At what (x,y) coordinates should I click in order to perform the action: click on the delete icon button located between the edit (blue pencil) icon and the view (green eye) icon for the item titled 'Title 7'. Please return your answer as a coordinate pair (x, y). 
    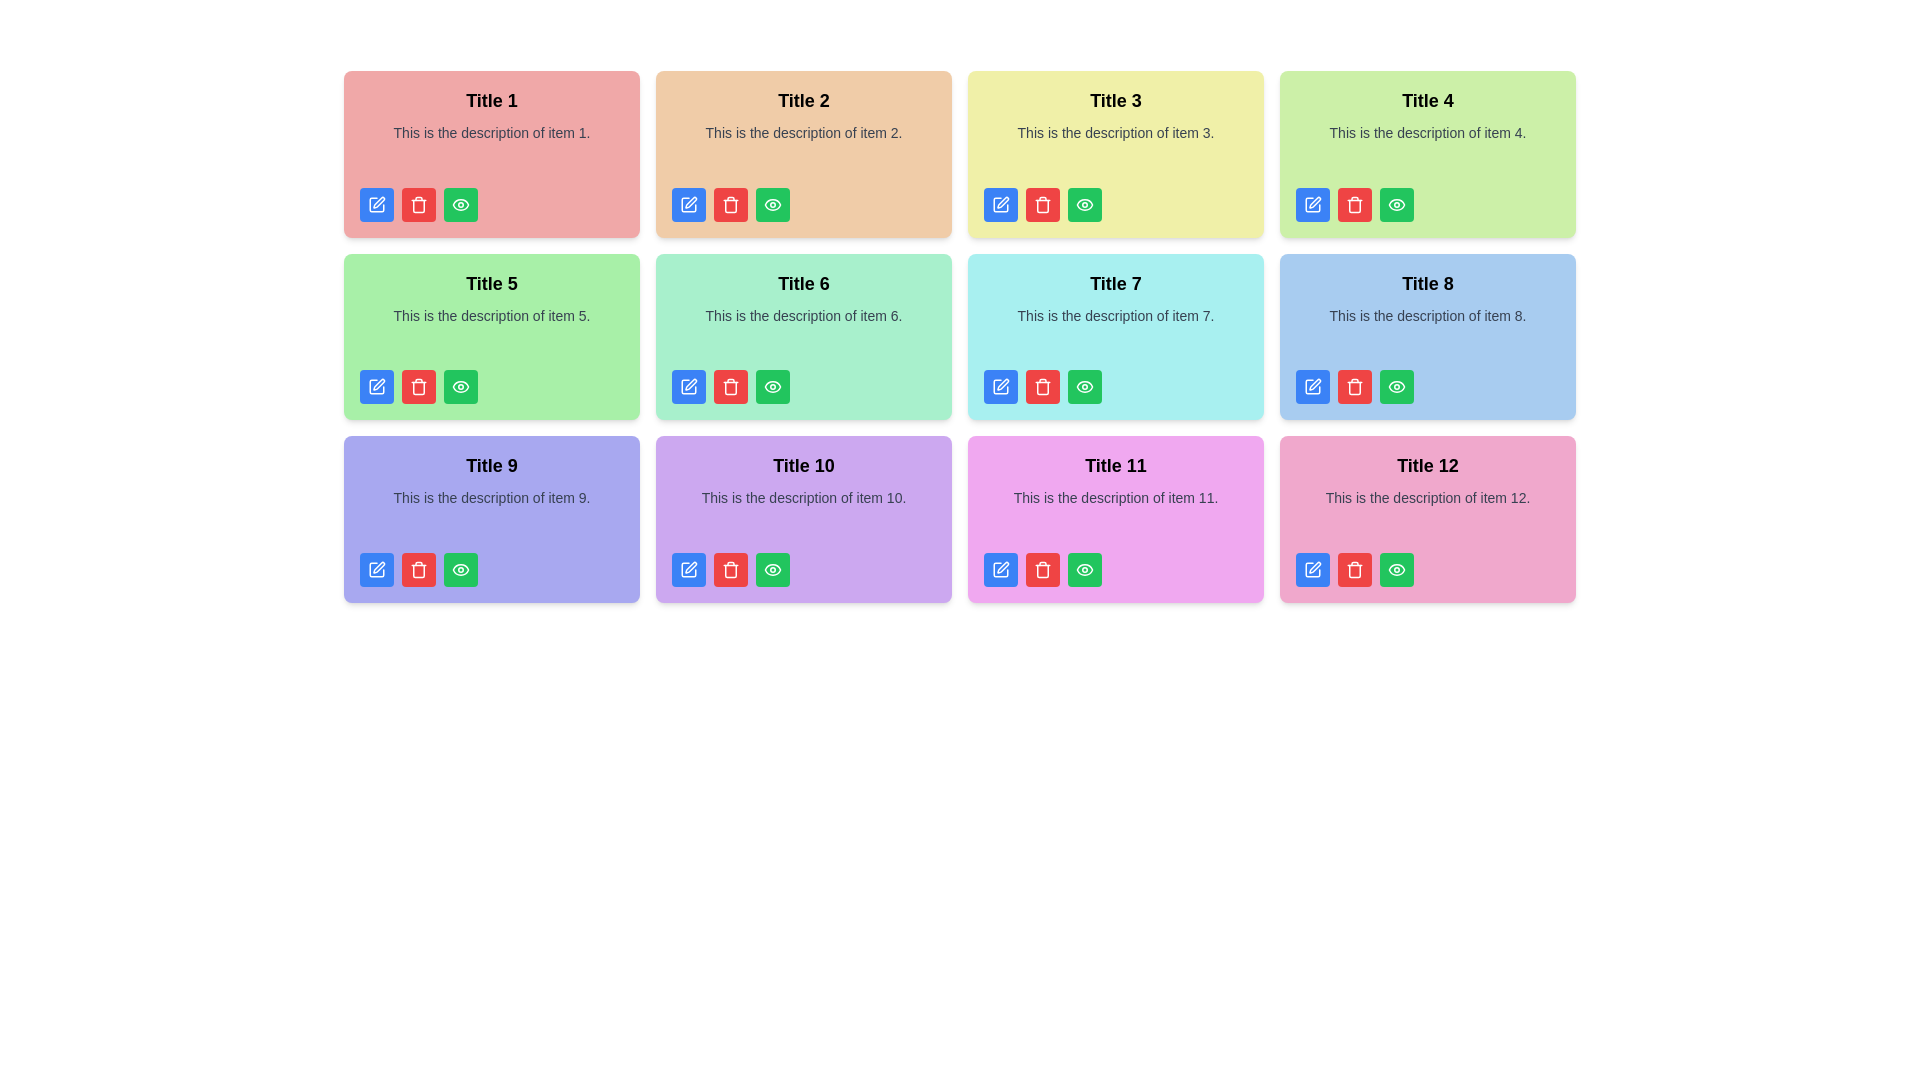
    Looking at the image, I should click on (1041, 388).